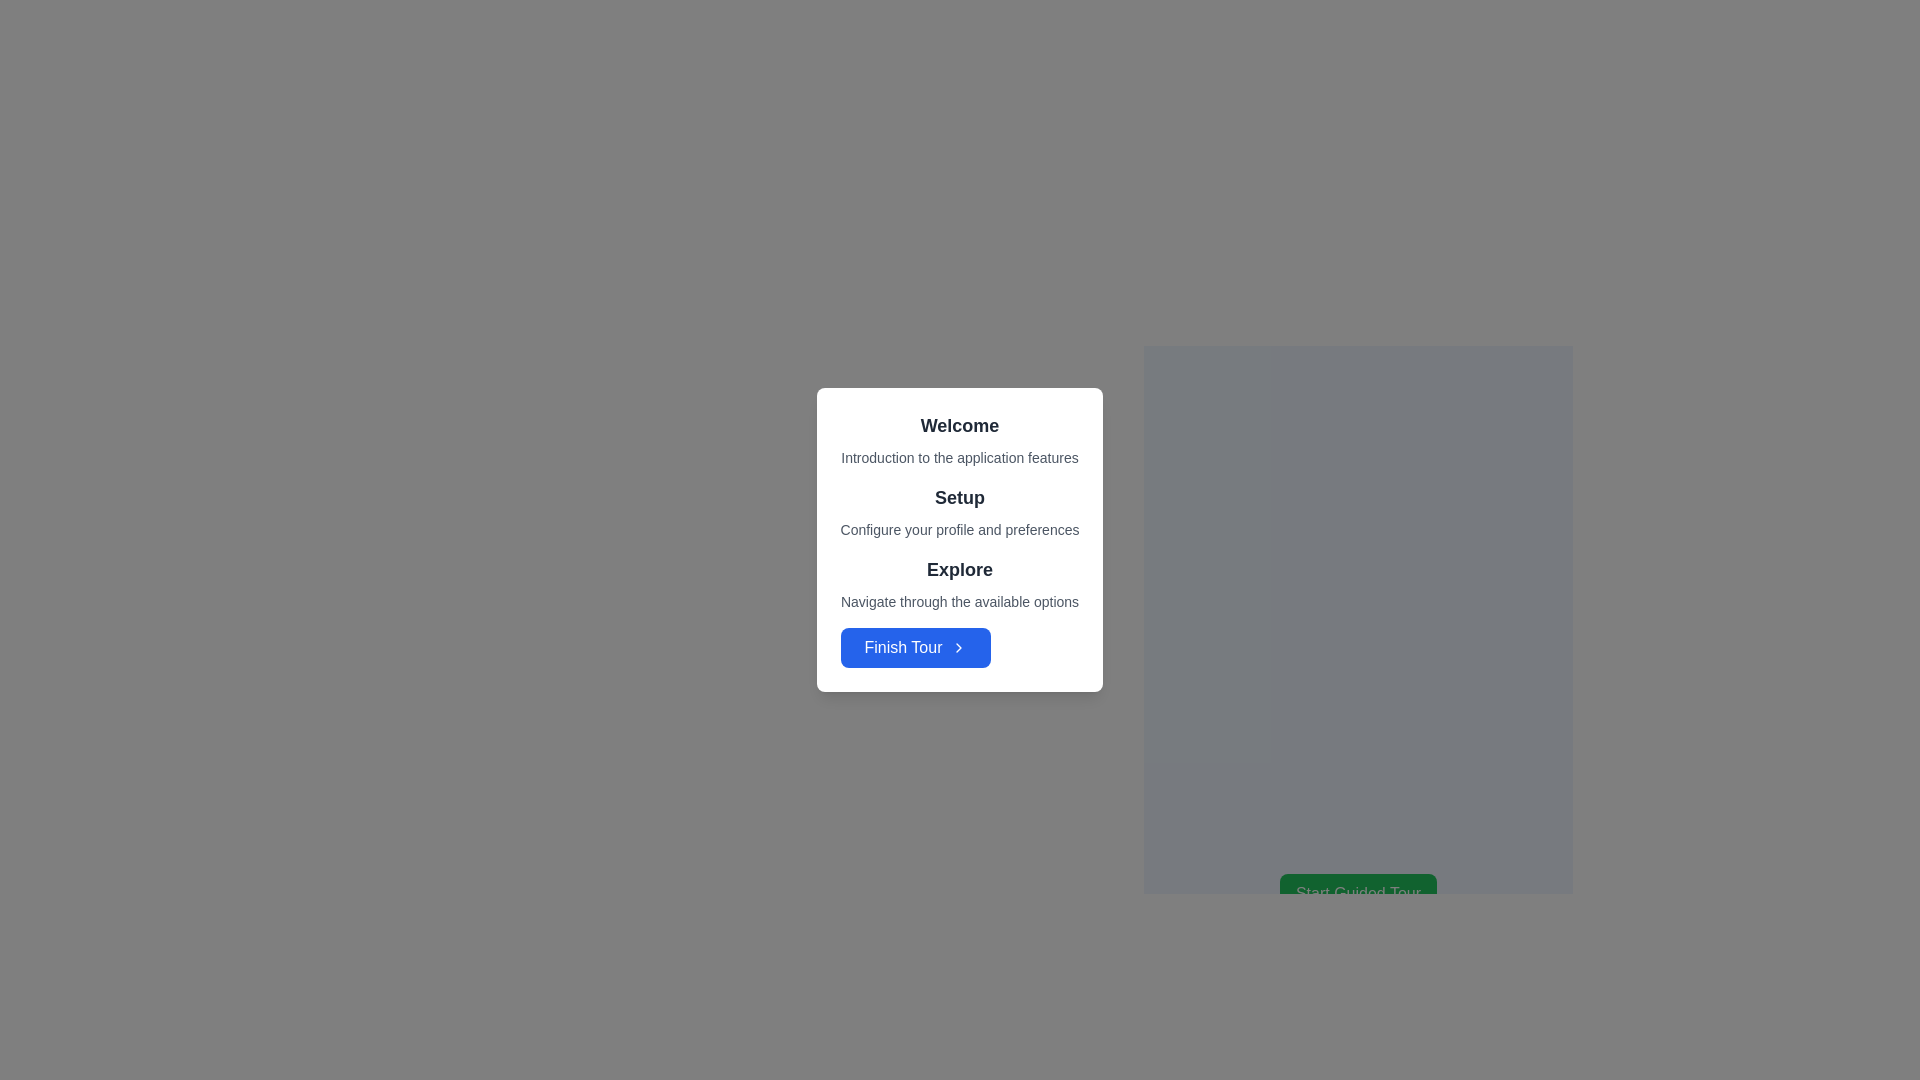  I want to click on the text section containing the bold heading 'Explore' and the description 'Navigate through the available options', which is positioned between the 'Setup' section and the 'Finish Tour' button, so click(960, 583).